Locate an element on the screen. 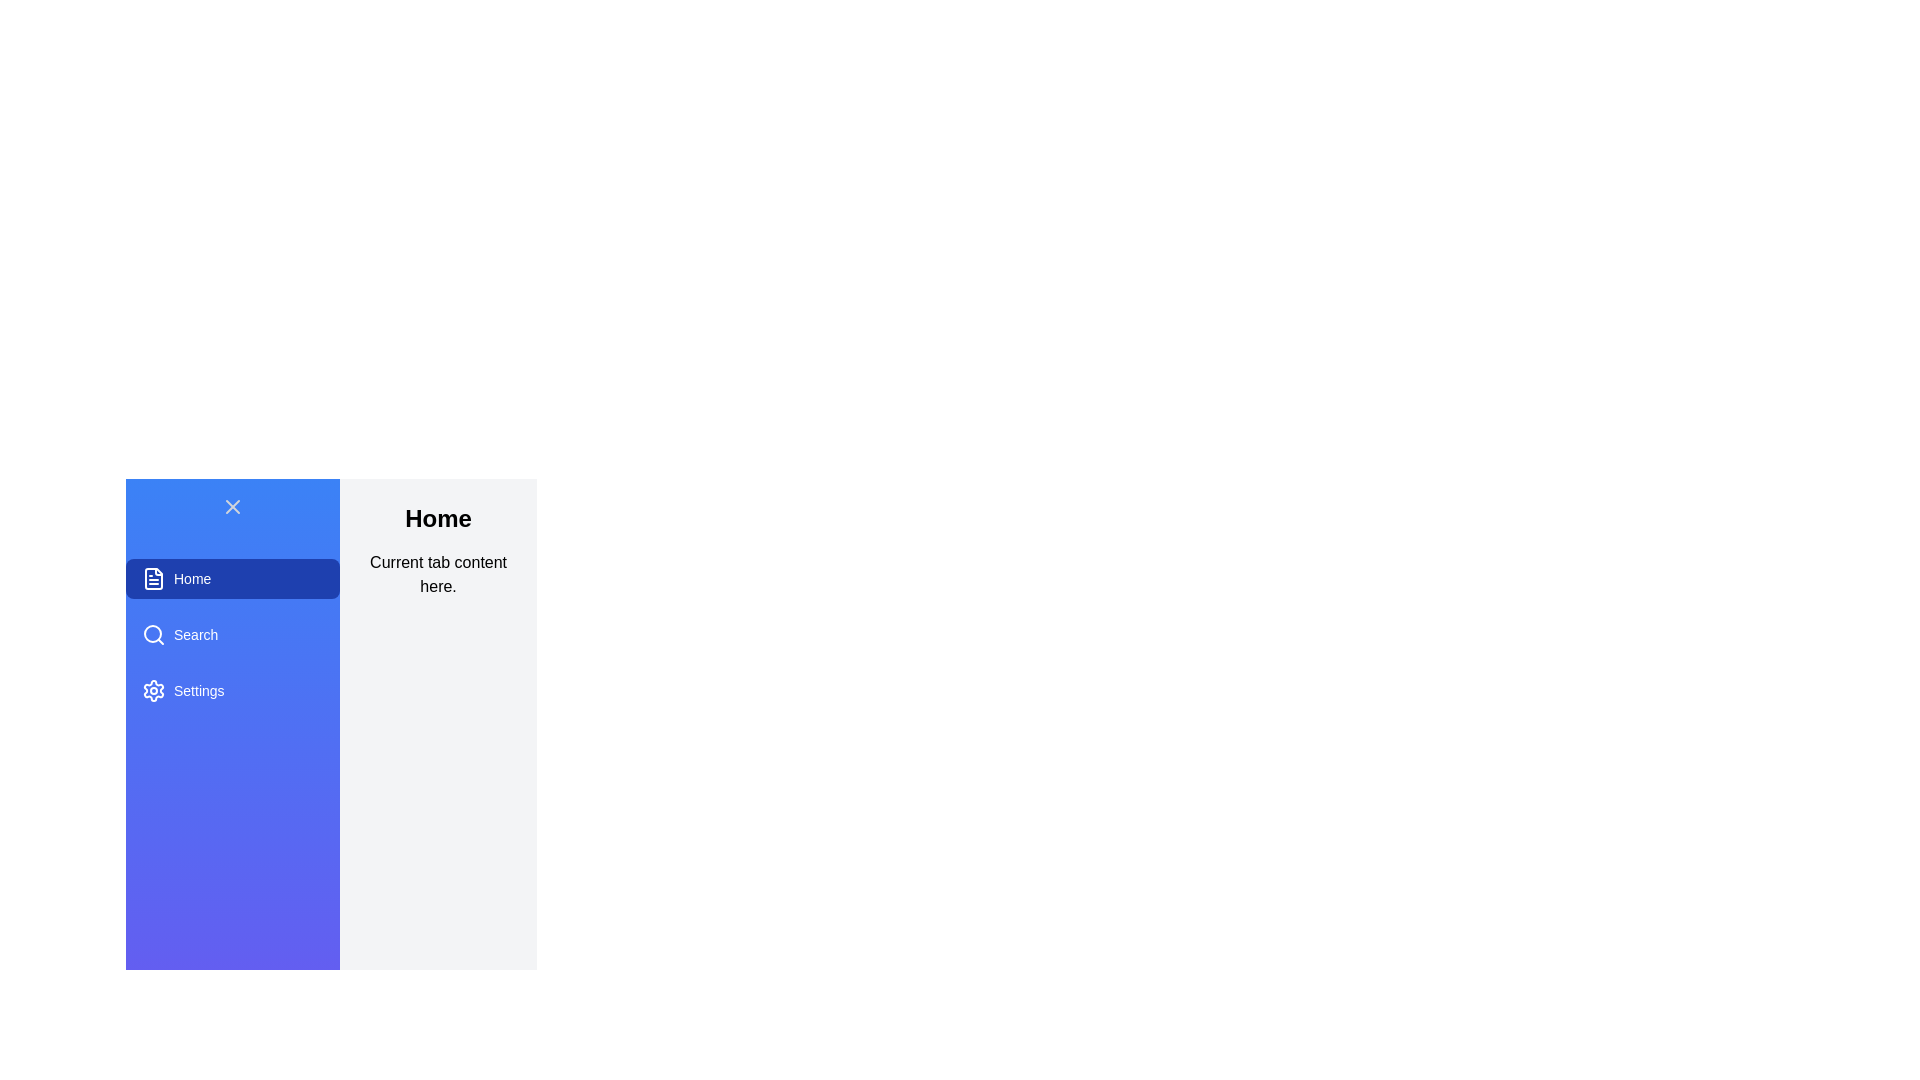 The image size is (1920, 1080). the Search tab from the list is located at coordinates (233, 635).